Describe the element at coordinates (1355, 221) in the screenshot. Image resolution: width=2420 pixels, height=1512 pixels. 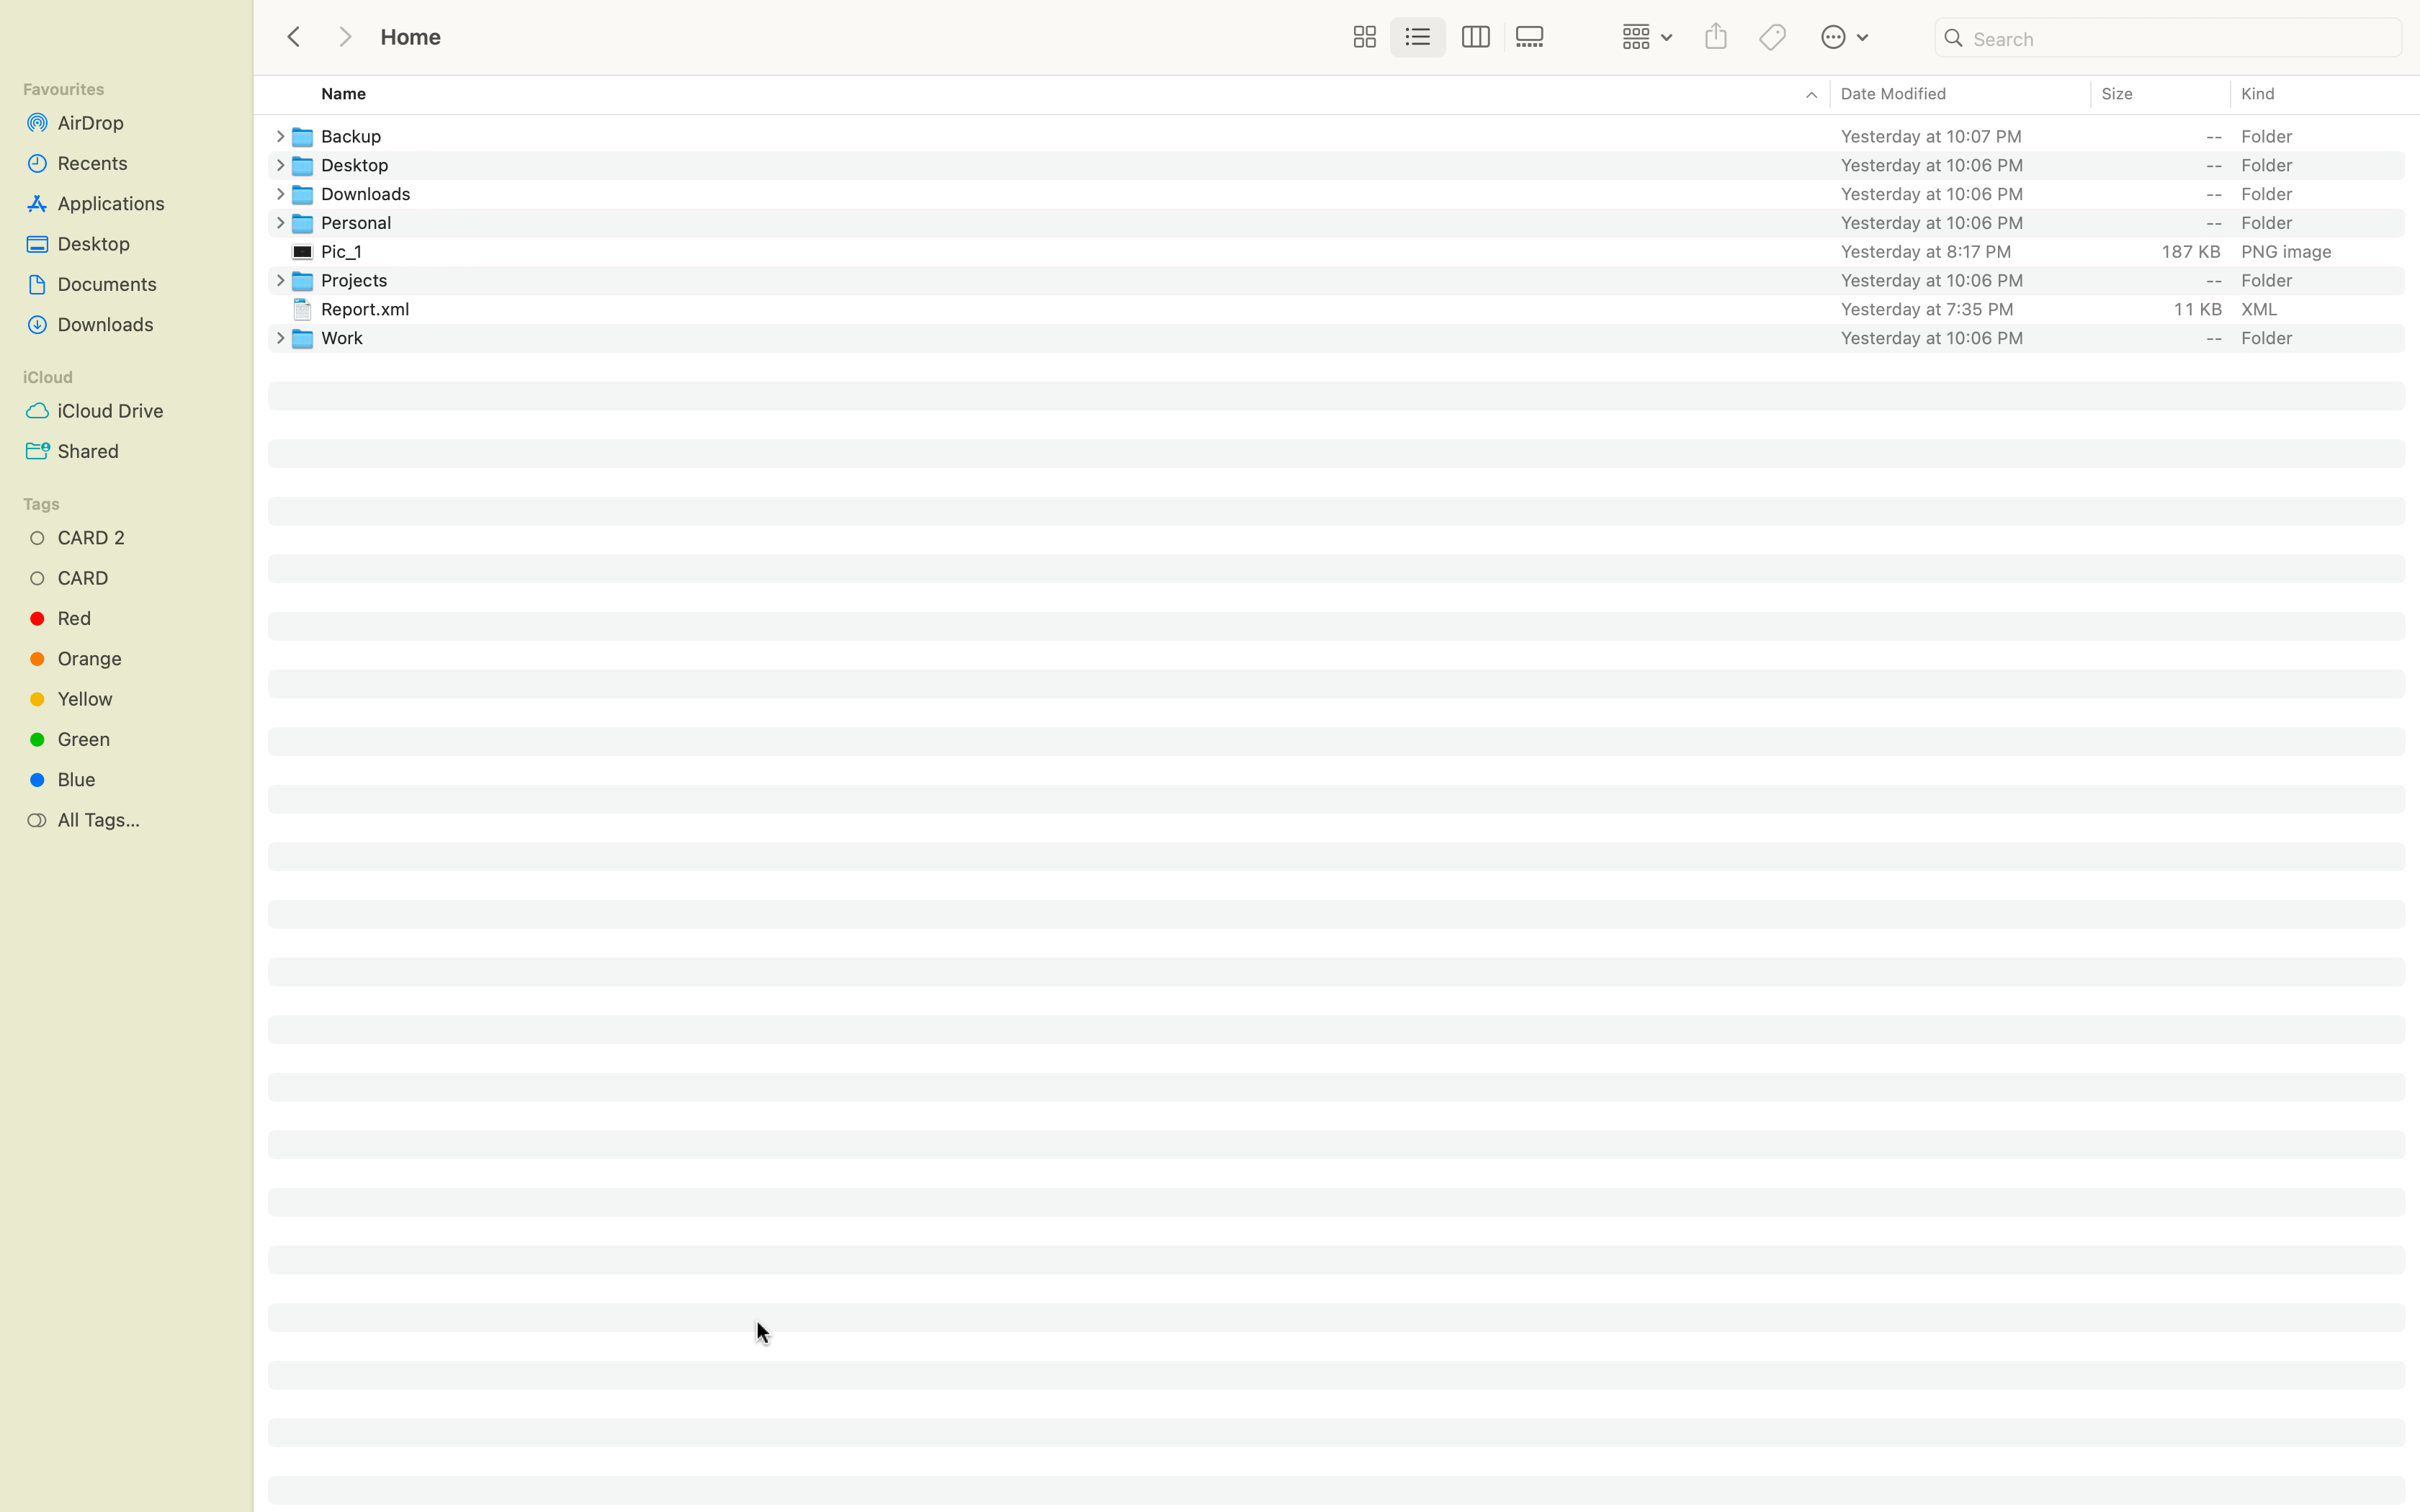
I see `the Personal directory and then return to the last opened folder` at that location.